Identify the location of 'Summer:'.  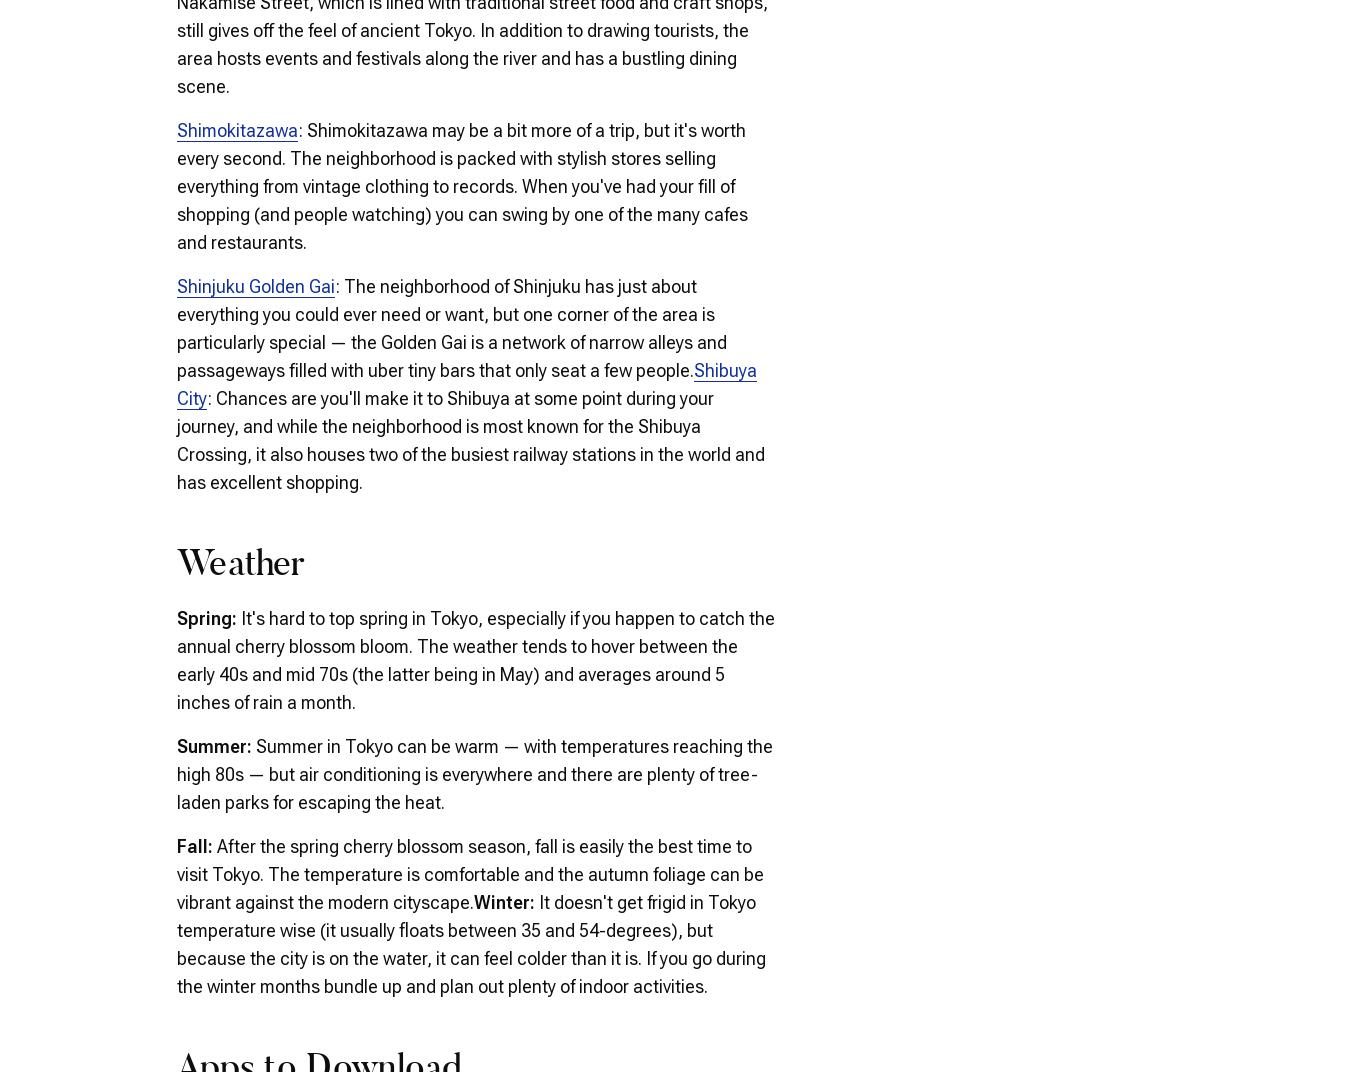
(216, 745).